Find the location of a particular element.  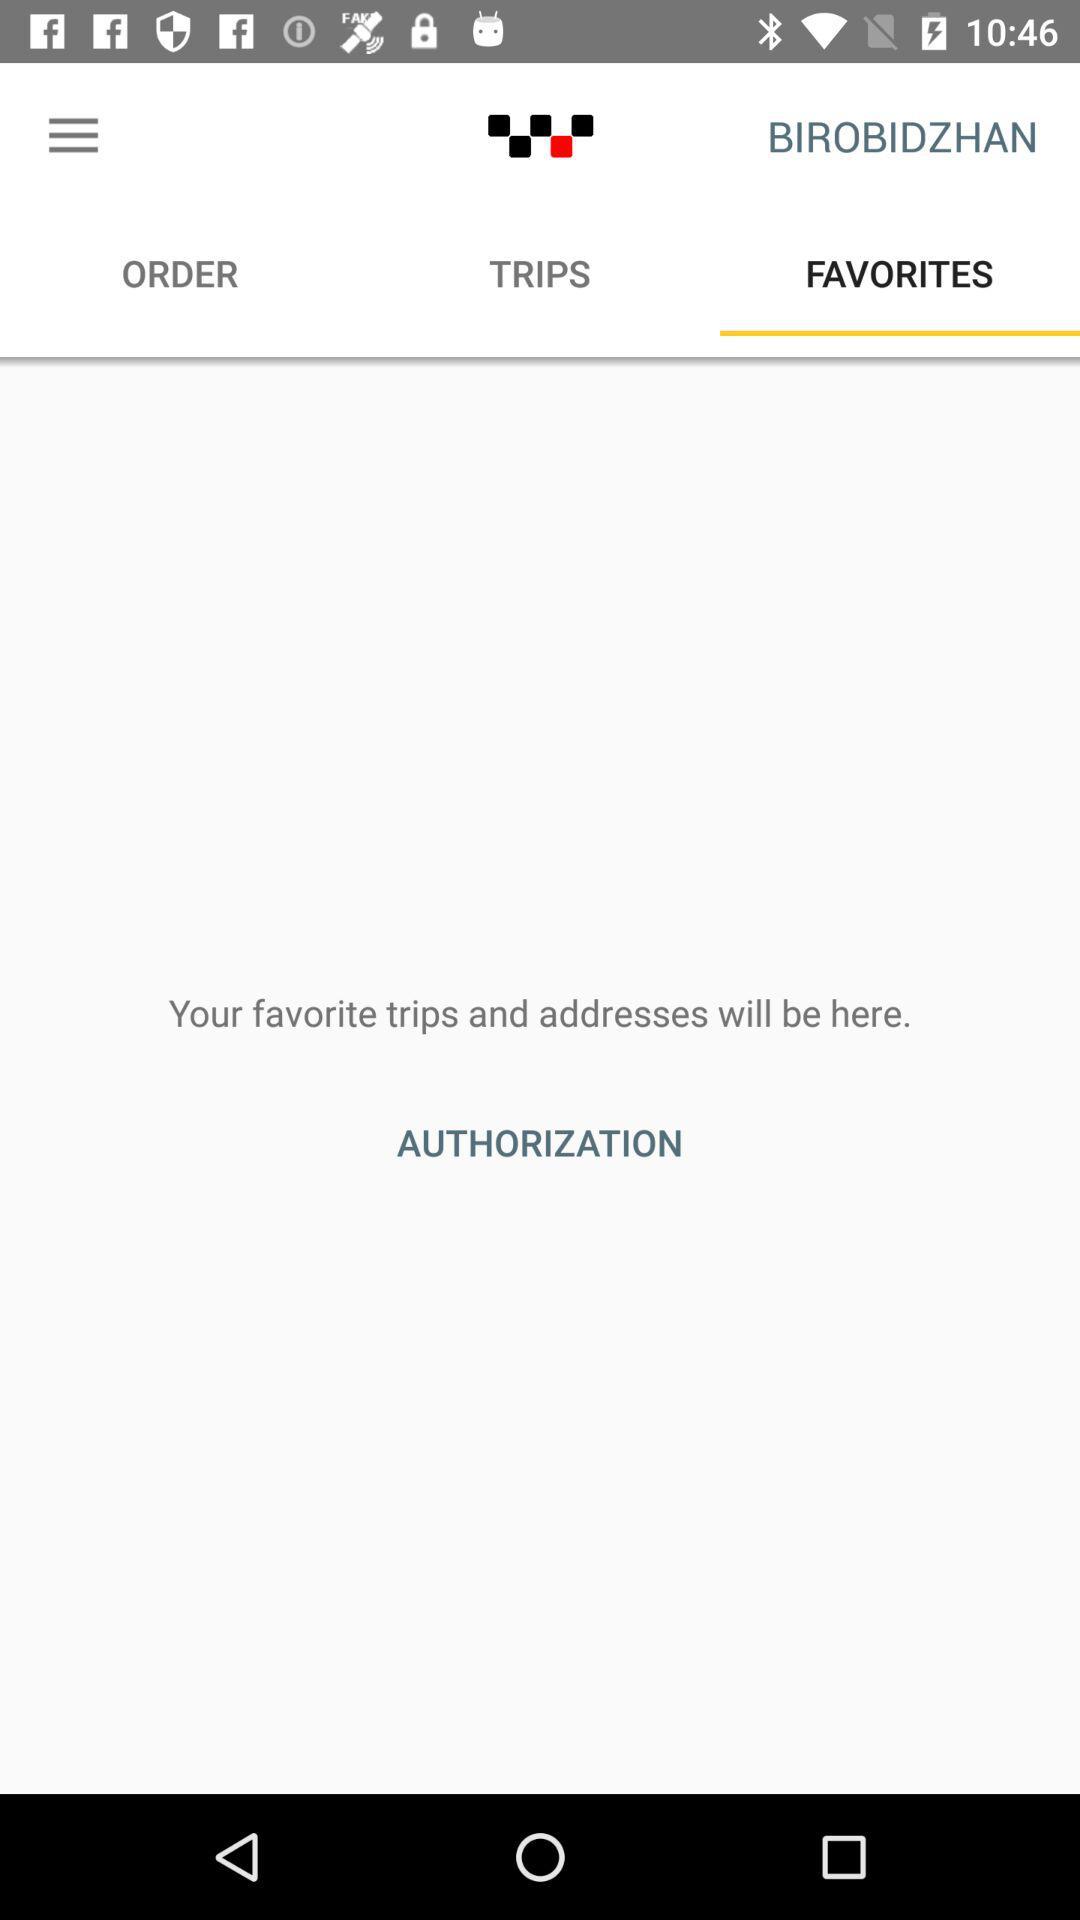

the item above the favorites item is located at coordinates (902, 135).